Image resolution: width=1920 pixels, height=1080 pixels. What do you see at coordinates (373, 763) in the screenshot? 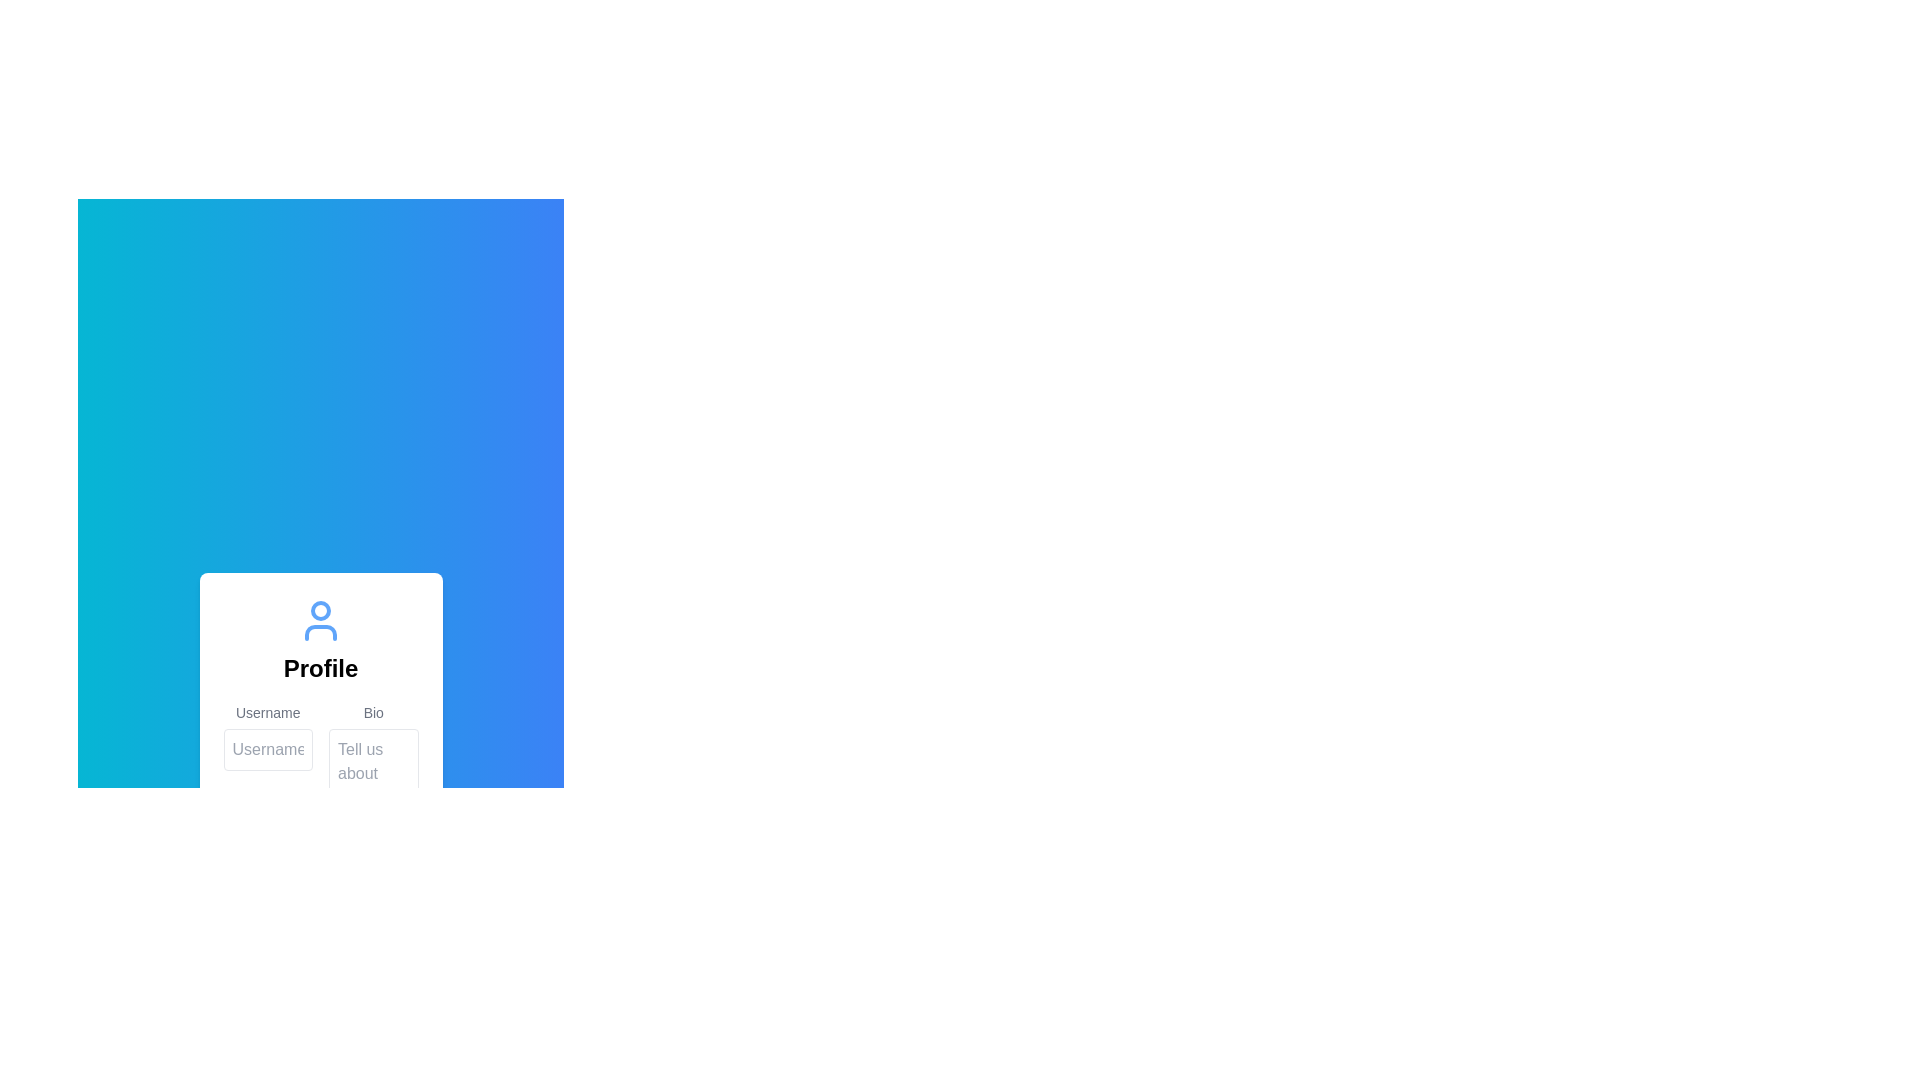
I see `the Textarea located in the right-hand column of the profile grid layout, next to the 'Username' section, to focus and type in it` at bounding box center [373, 763].